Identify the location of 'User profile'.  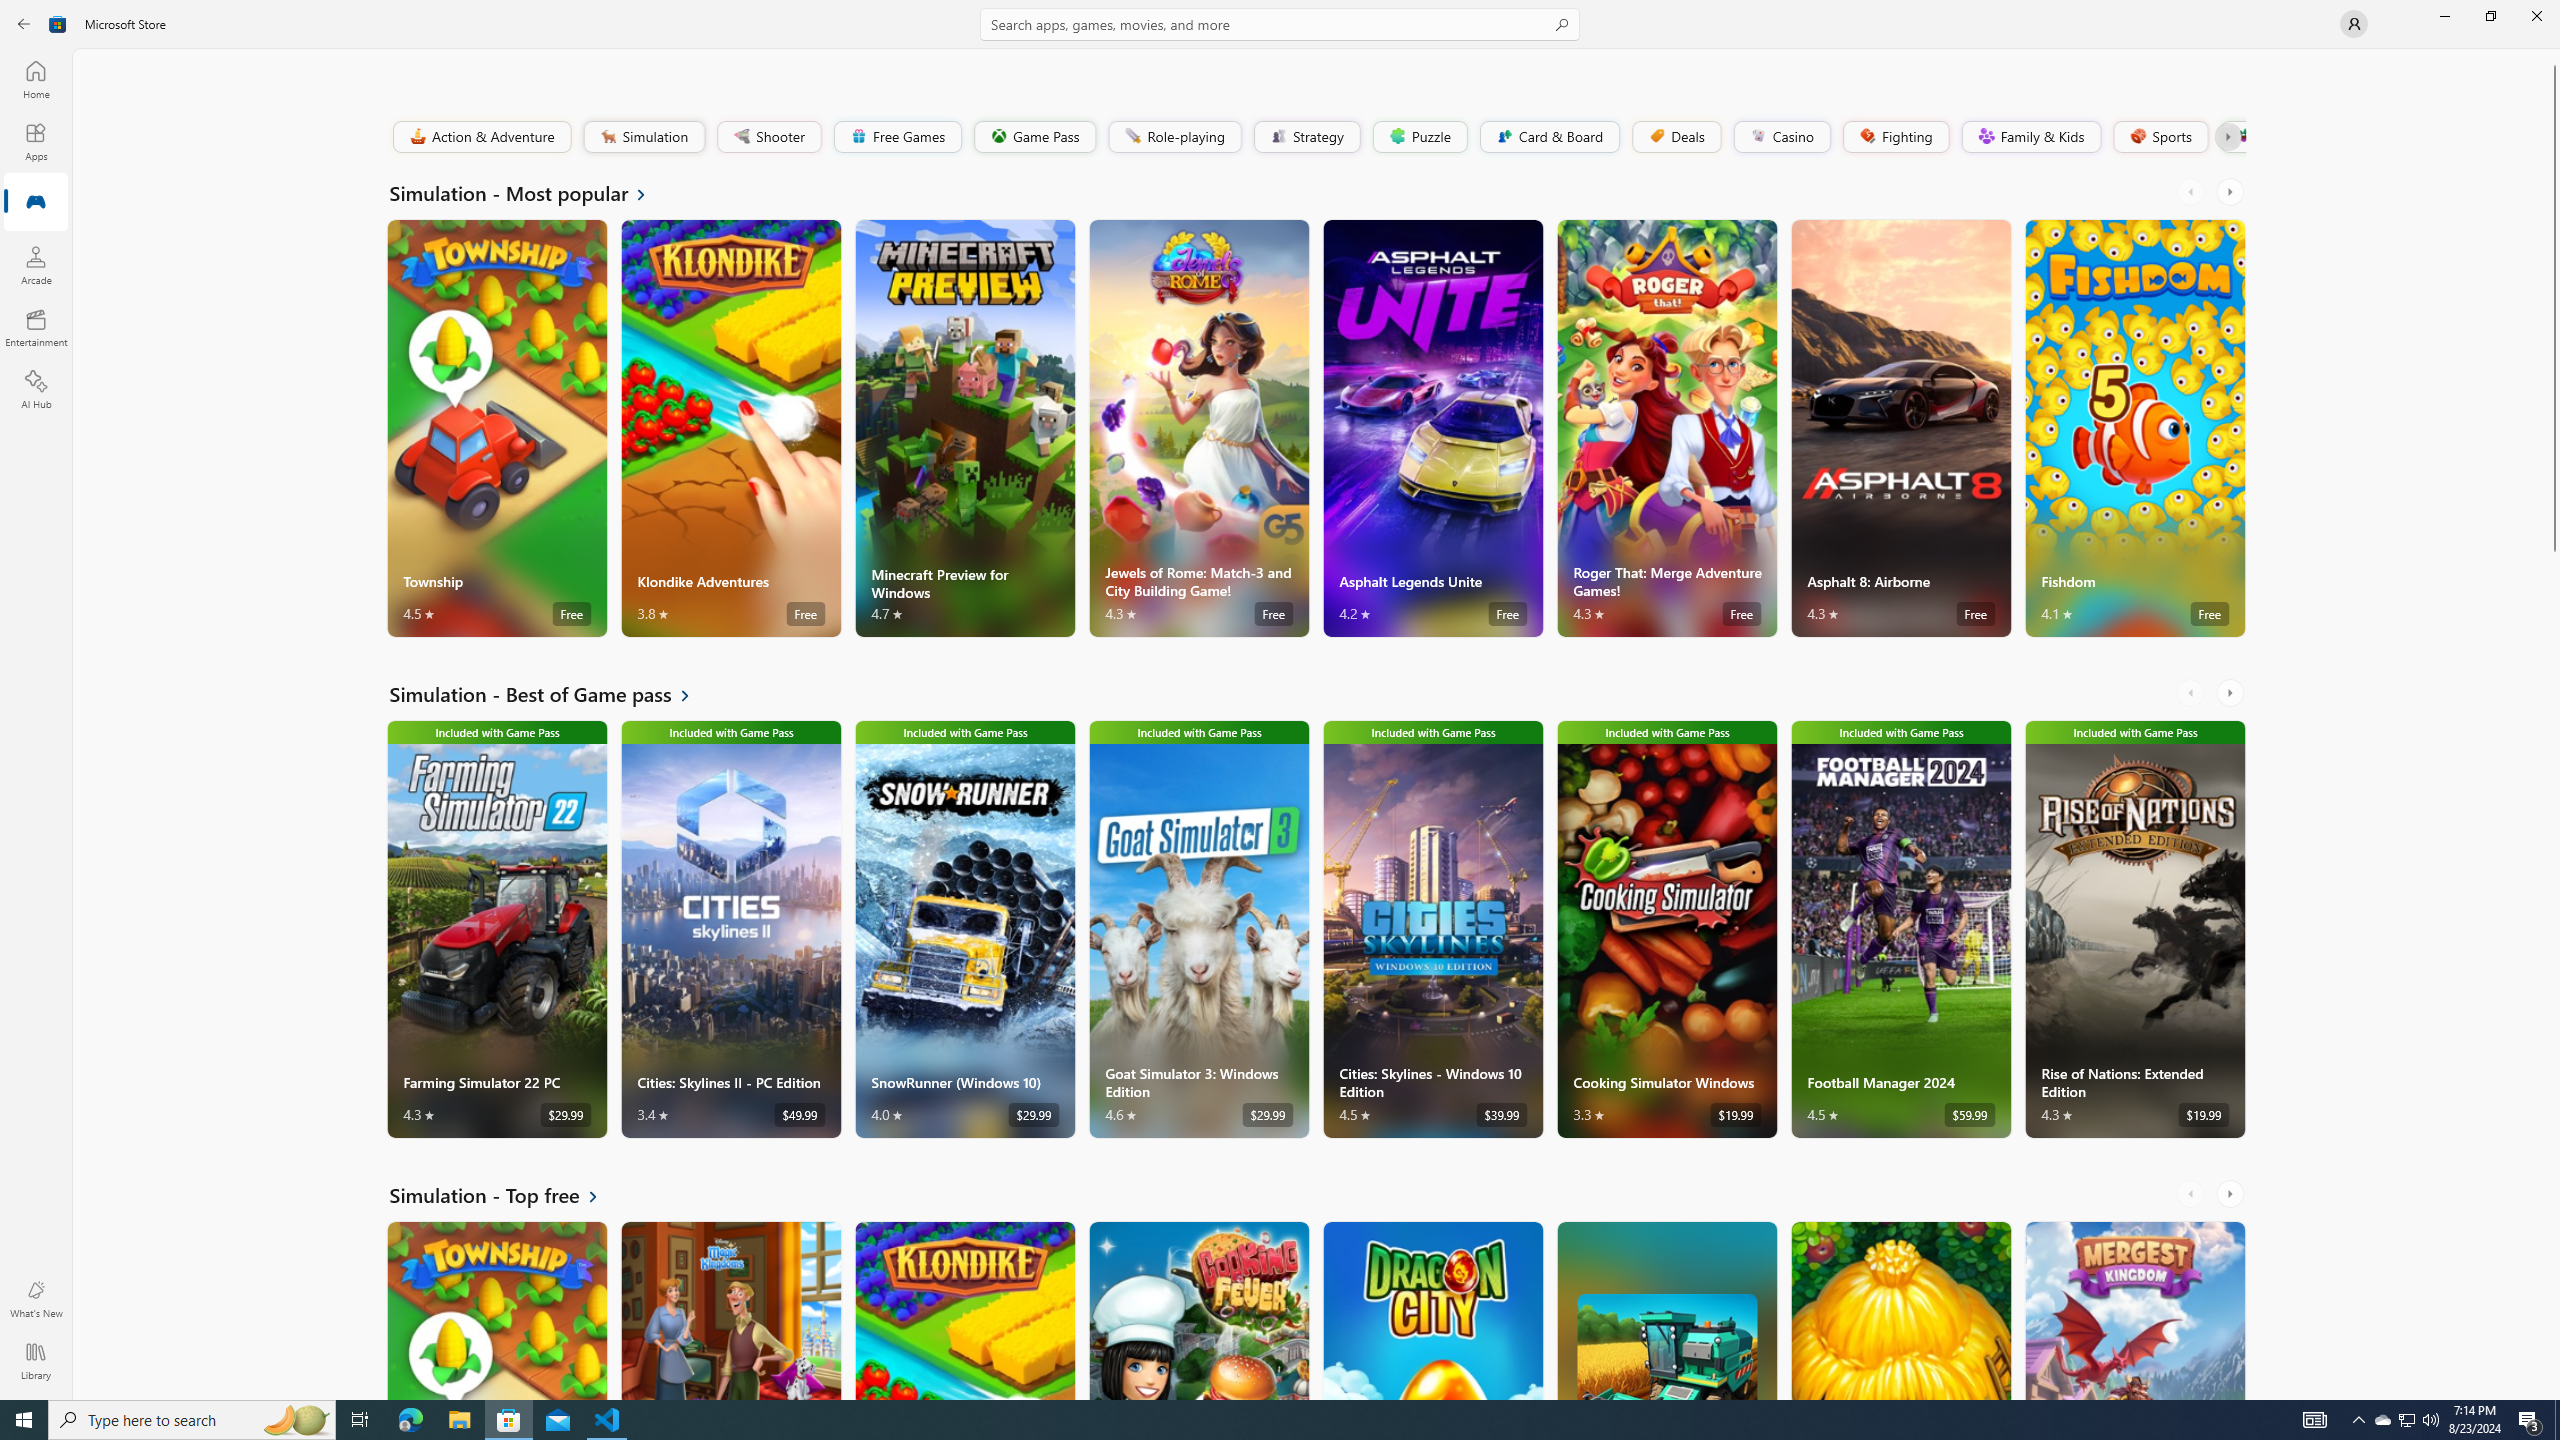
(2352, 22).